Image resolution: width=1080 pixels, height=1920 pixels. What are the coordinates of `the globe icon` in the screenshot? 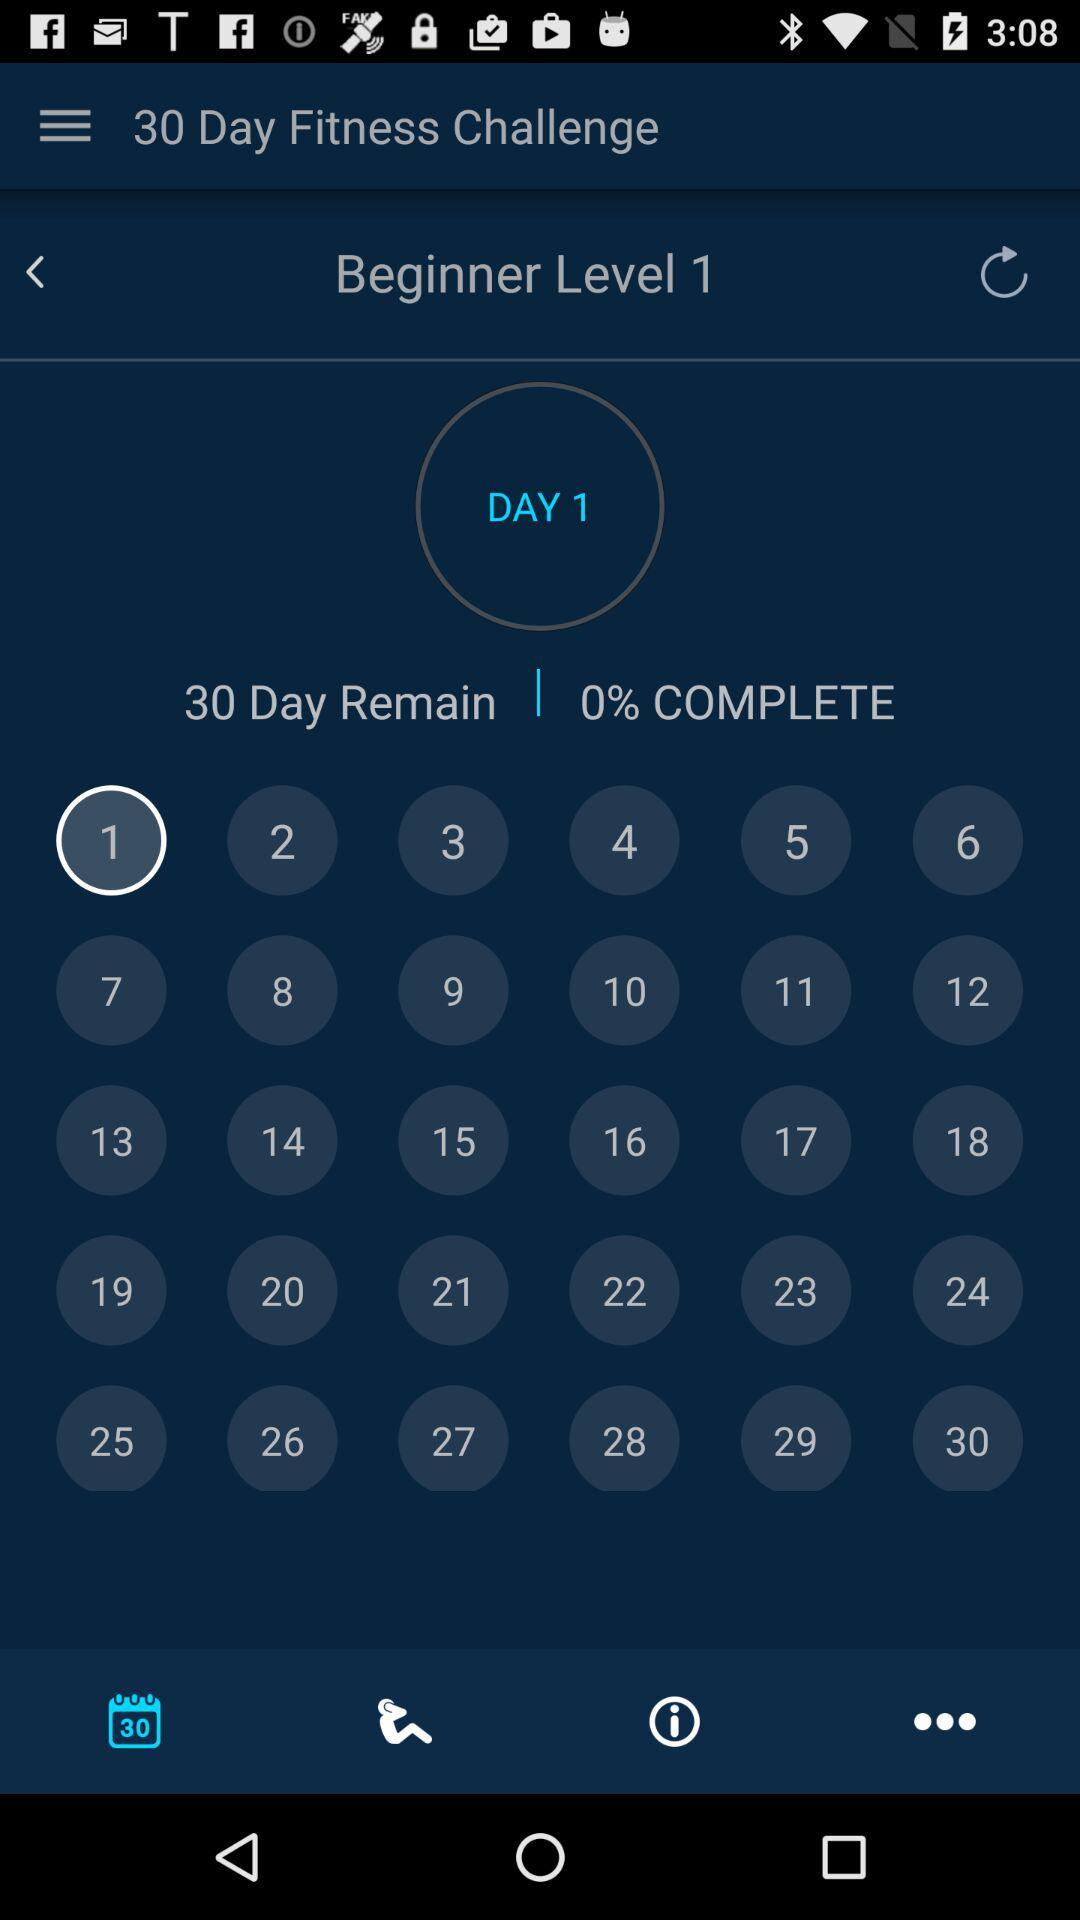 It's located at (966, 898).